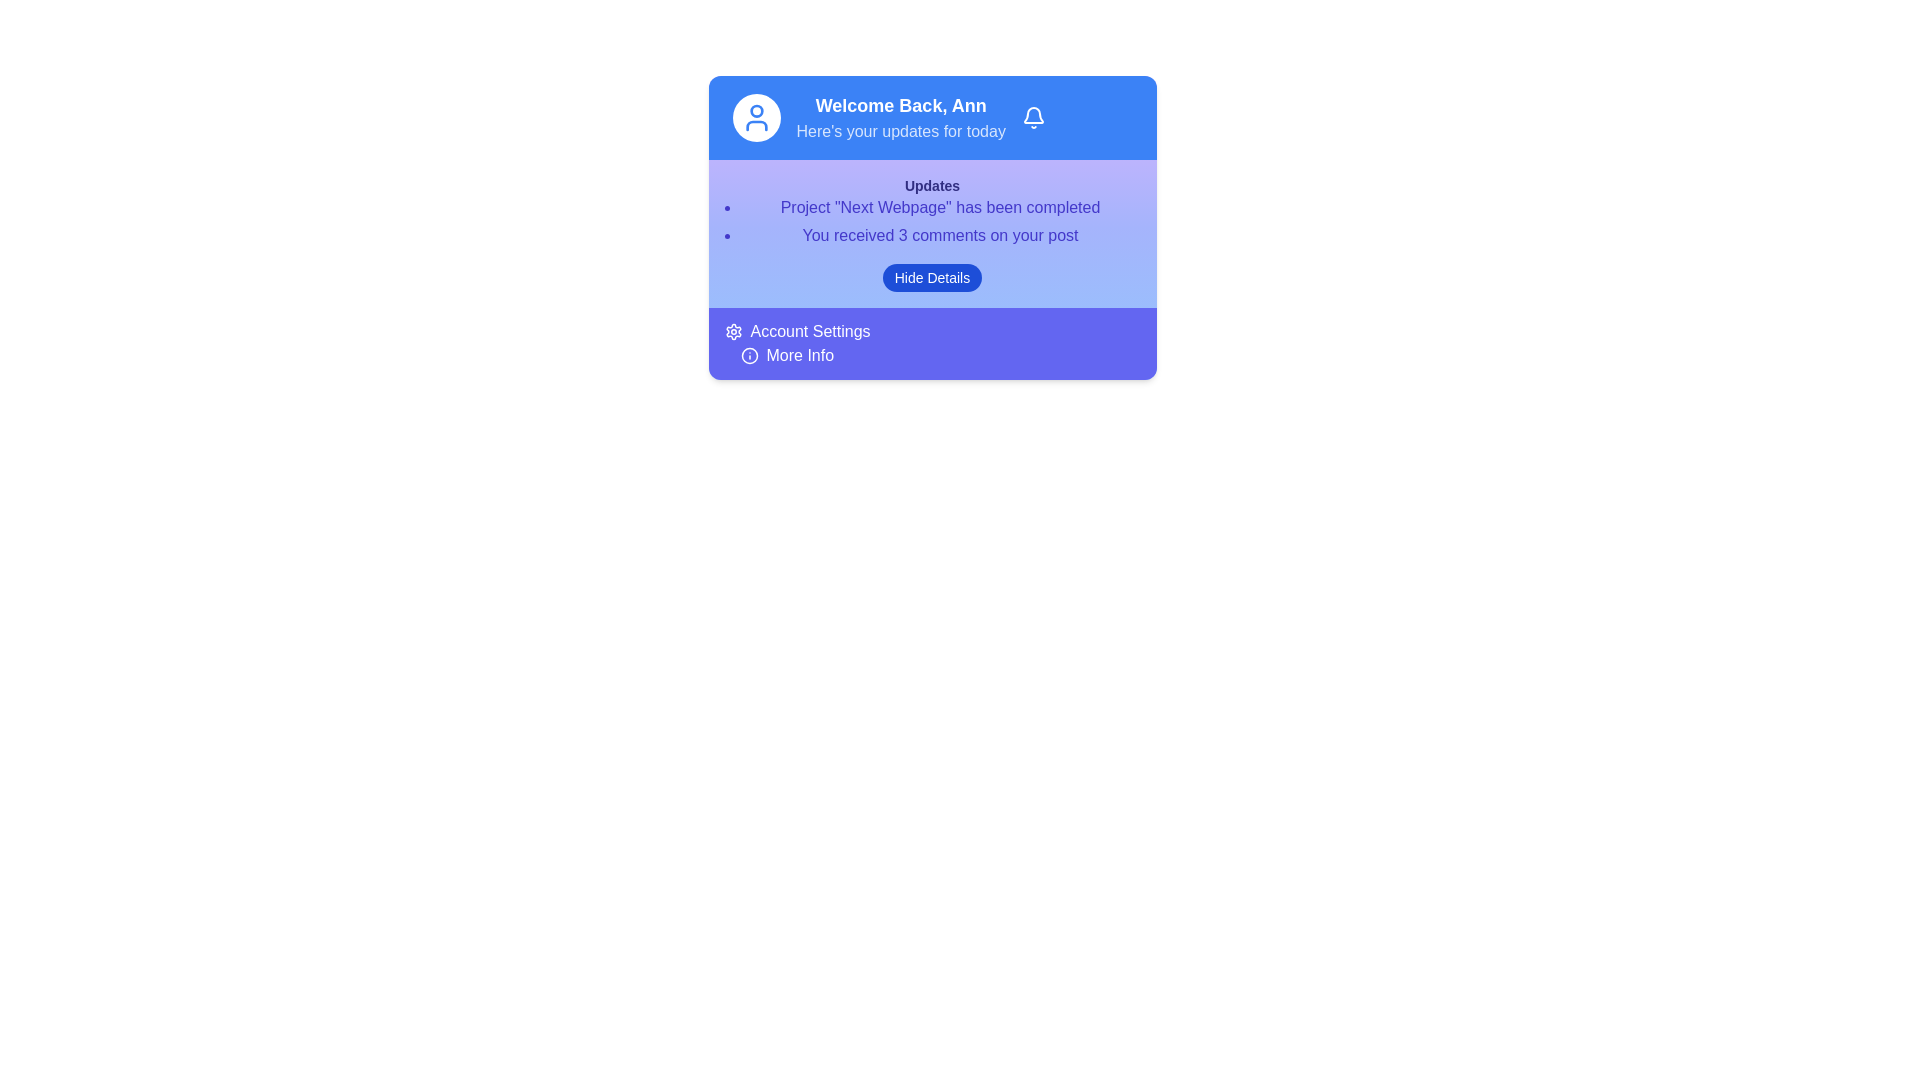 The width and height of the screenshot is (1920, 1080). I want to click on the User profile icon, which is a circular icon resembling a user's head, located within a blue circular background at the top left corner of a card widget, so click(755, 111).